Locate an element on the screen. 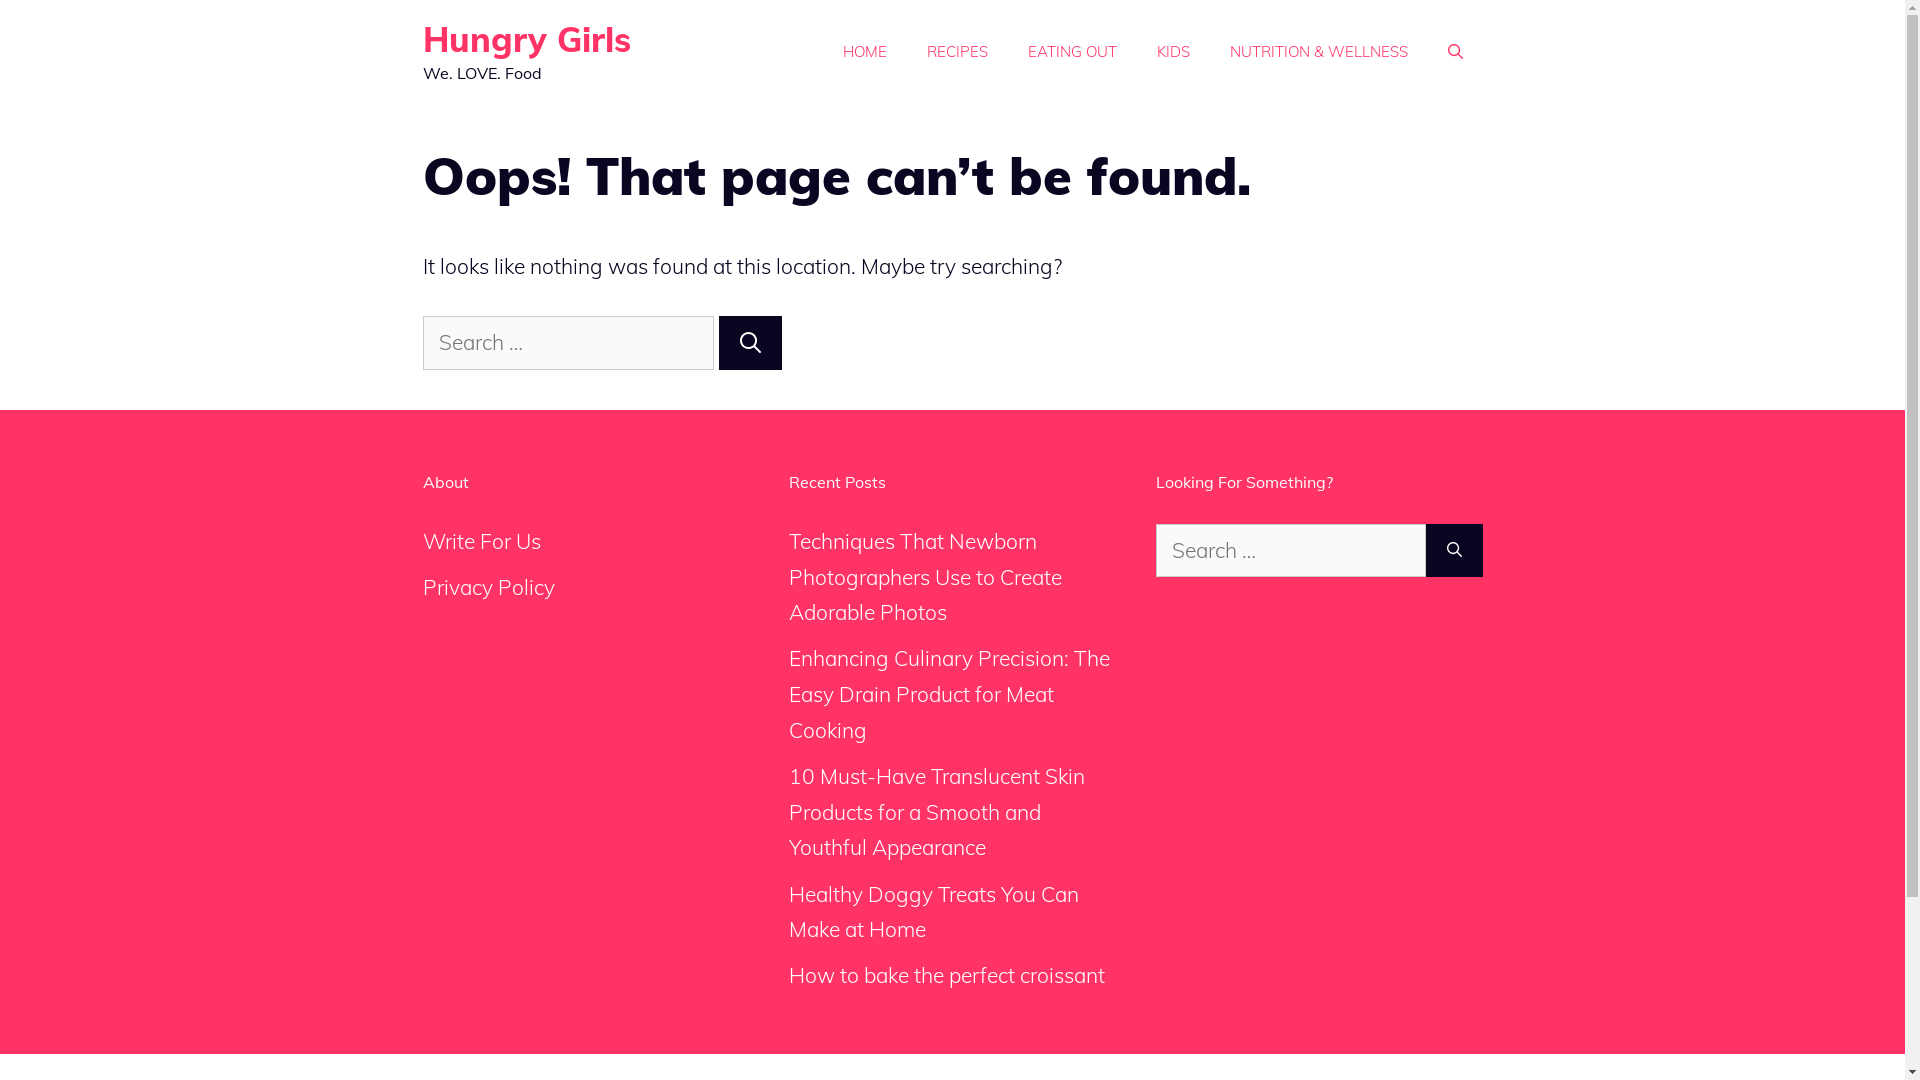 This screenshot has width=1920, height=1080. 'How to bake the perfect croissant' is located at coordinates (945, 974).